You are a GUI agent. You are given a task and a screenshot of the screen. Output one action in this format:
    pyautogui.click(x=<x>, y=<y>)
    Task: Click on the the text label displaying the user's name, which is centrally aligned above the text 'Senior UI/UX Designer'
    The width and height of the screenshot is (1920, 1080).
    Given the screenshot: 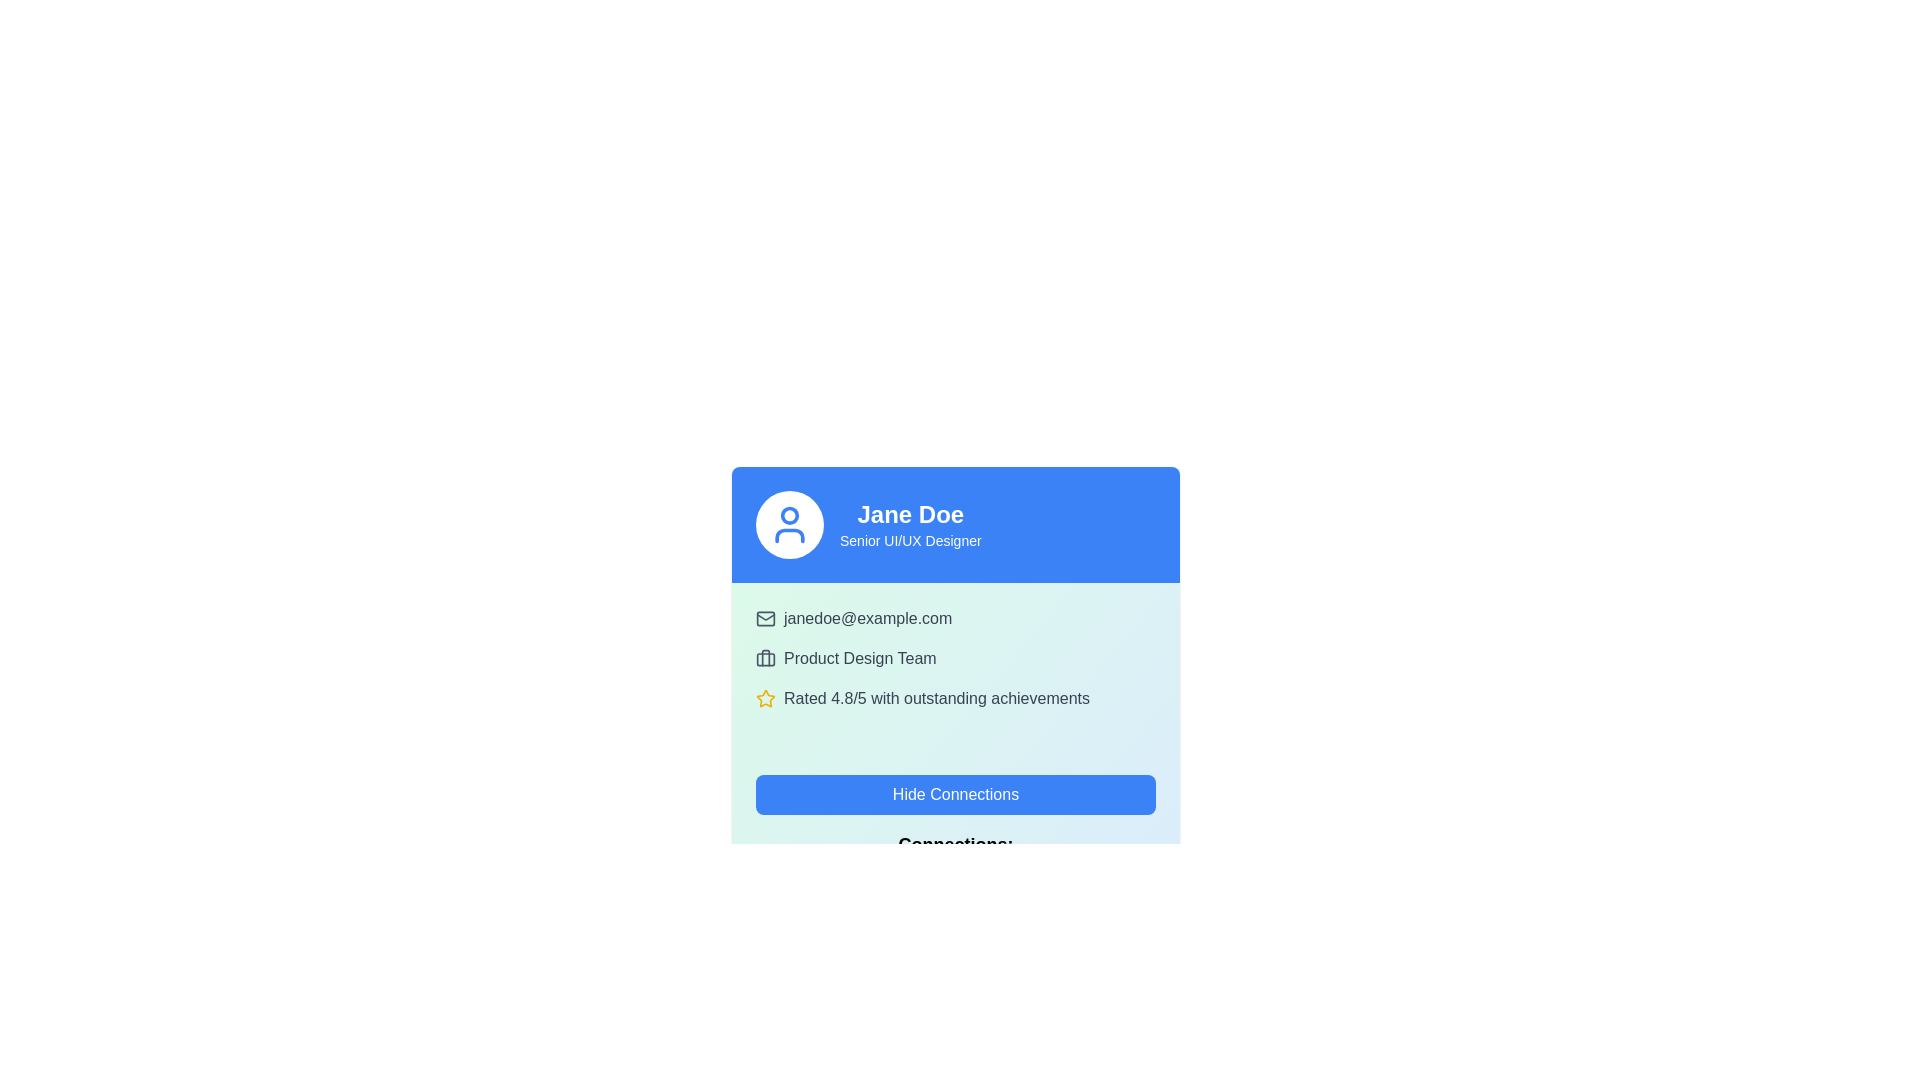 What is the action you would take?
    pyautogui.click(x=909, y=514)
    